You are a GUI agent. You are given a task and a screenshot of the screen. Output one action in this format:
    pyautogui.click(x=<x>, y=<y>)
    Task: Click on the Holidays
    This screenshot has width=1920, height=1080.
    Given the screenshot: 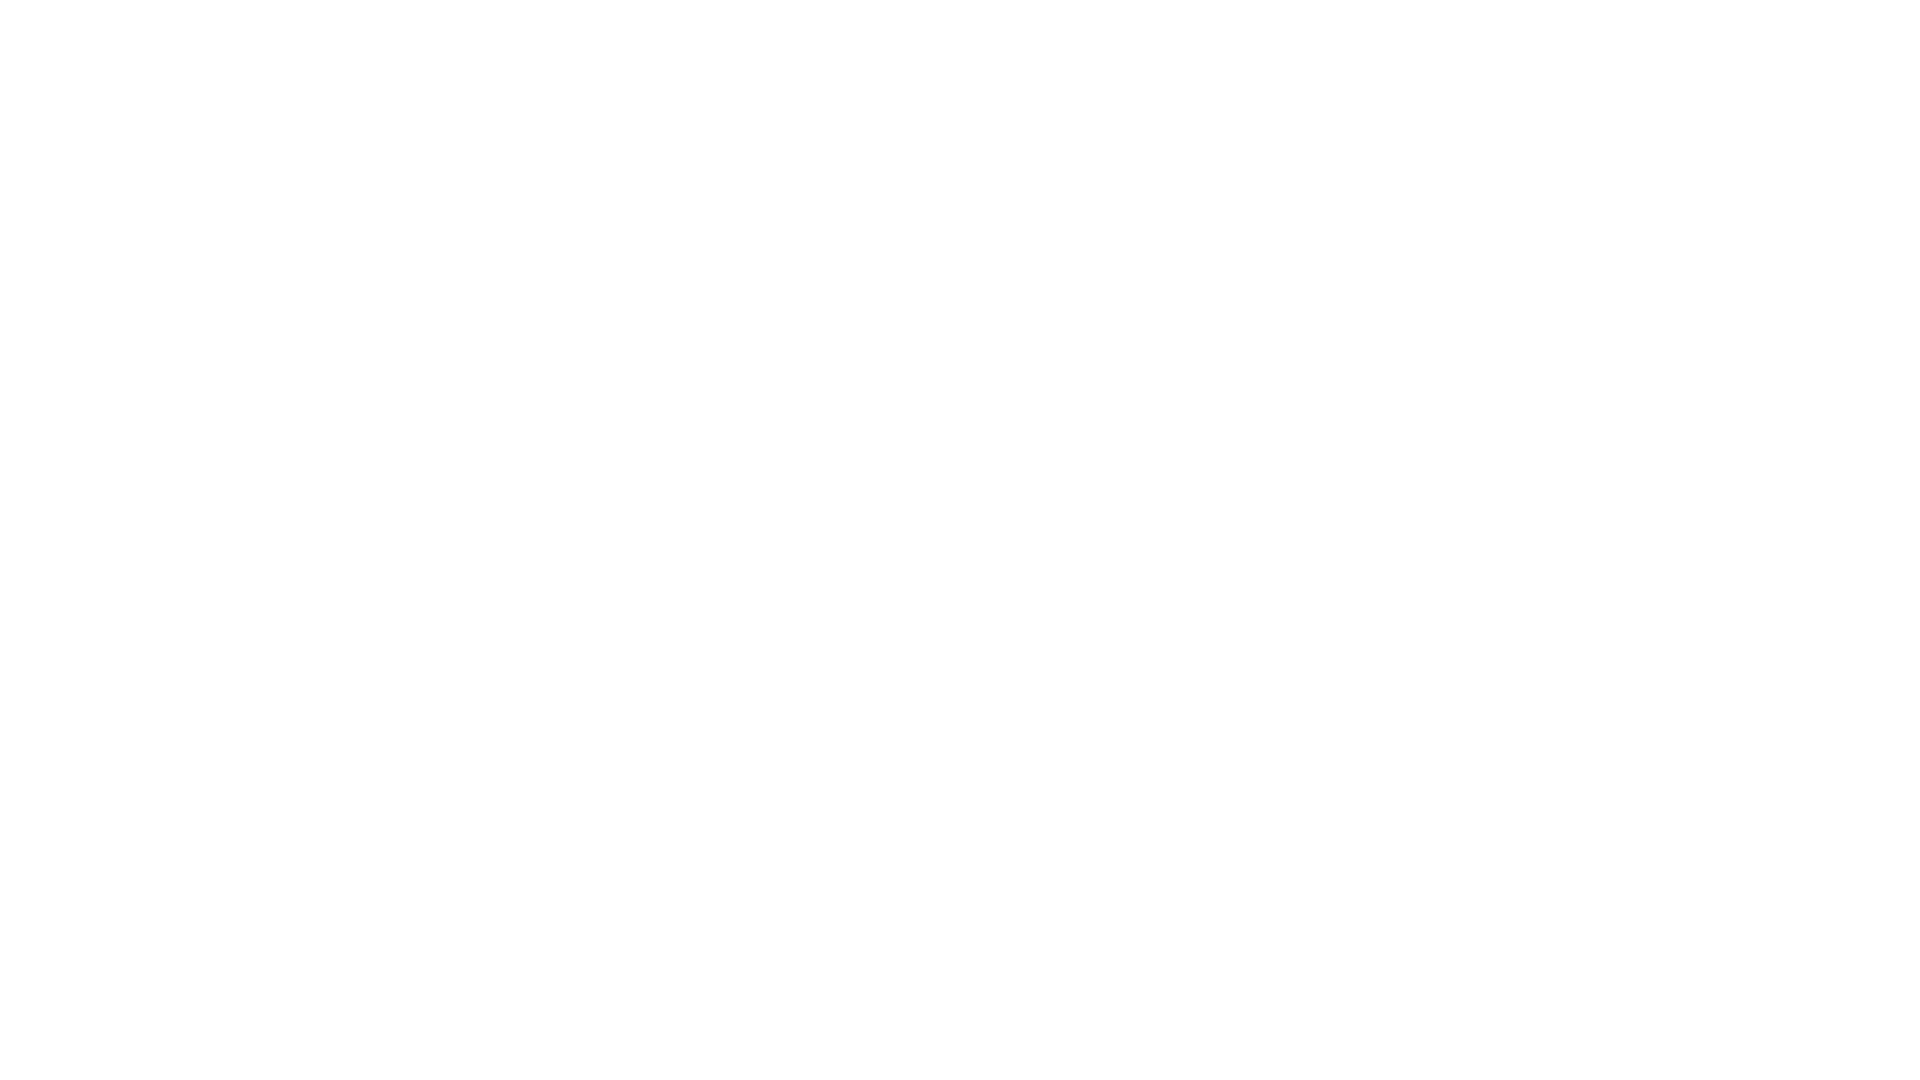 What is the action you would take?
    pyautogui.click(x=960, y=420)
    